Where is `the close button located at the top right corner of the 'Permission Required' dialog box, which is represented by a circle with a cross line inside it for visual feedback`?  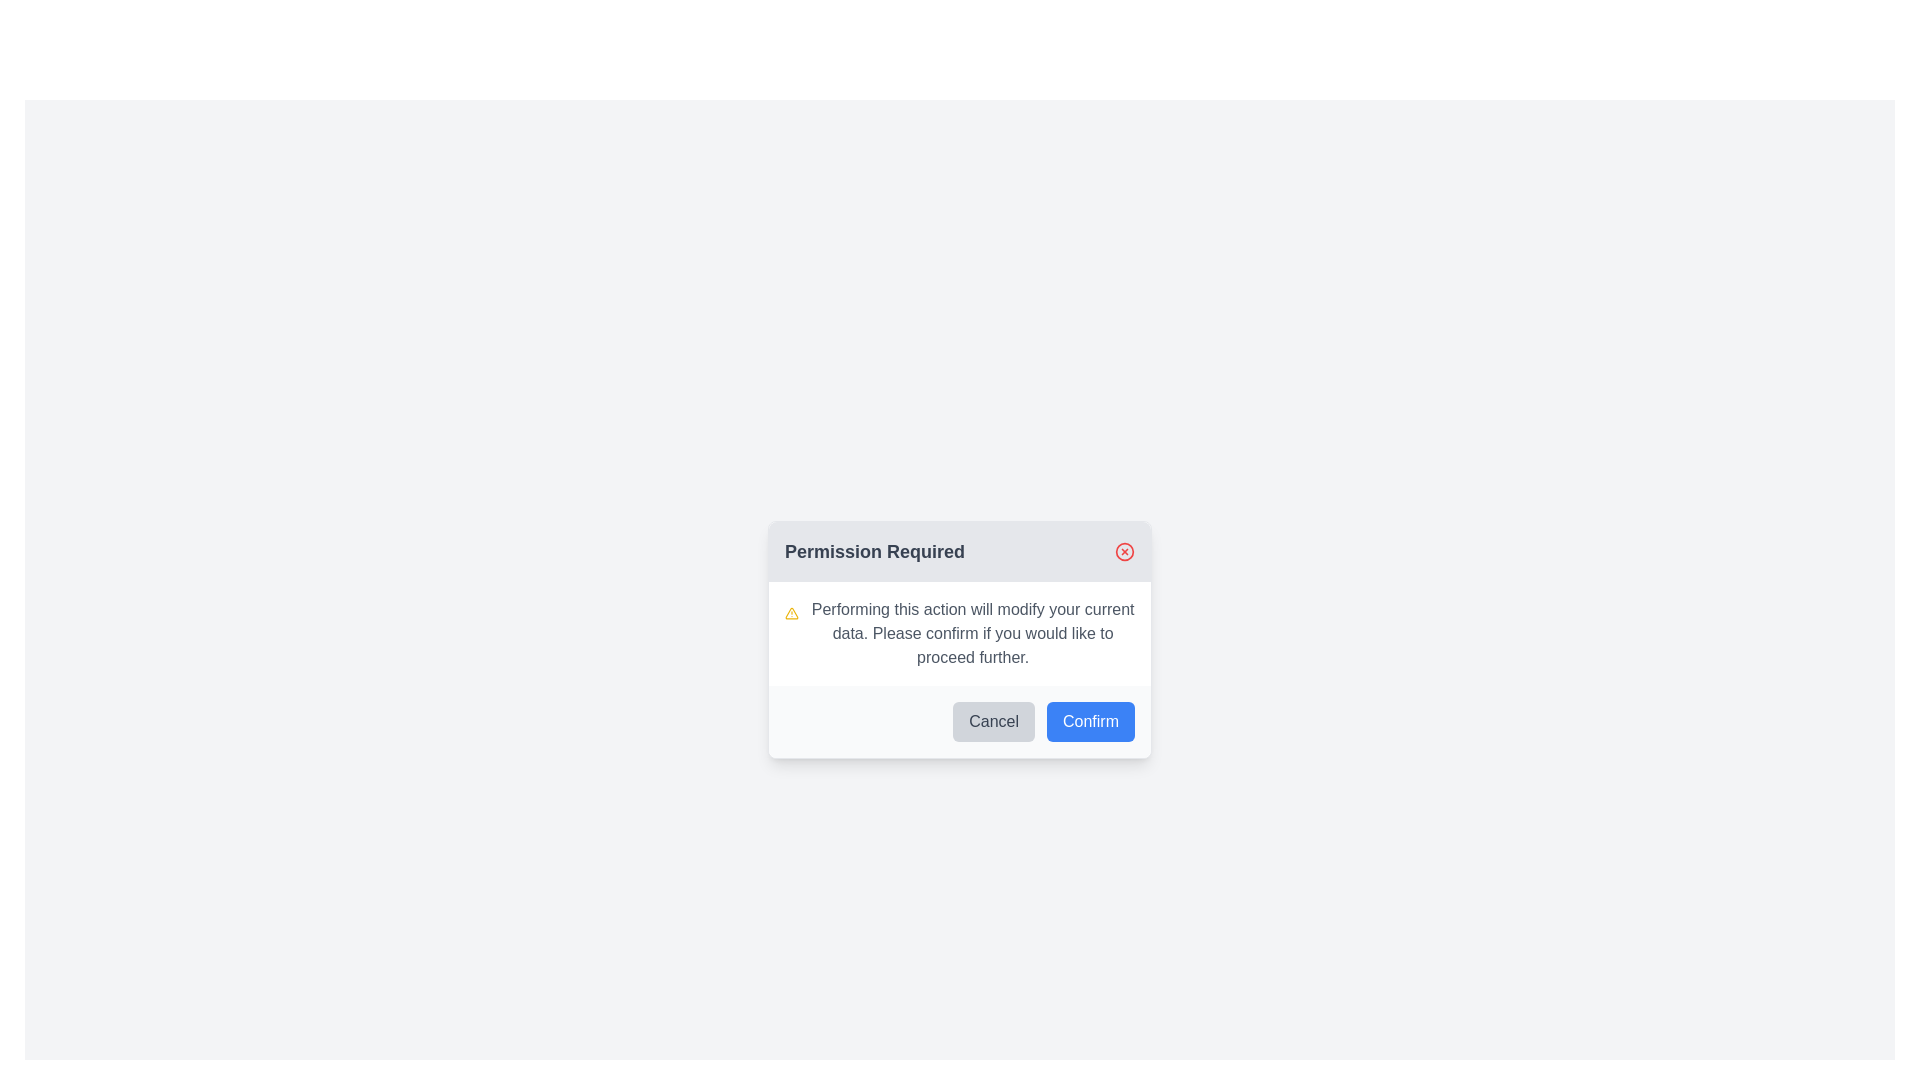 the close button located at the top right corner of the 'Permission Required' dialog box, which is represented by a circle with a cross line inside it for visual feedback is located at coordinates (1124, 551).